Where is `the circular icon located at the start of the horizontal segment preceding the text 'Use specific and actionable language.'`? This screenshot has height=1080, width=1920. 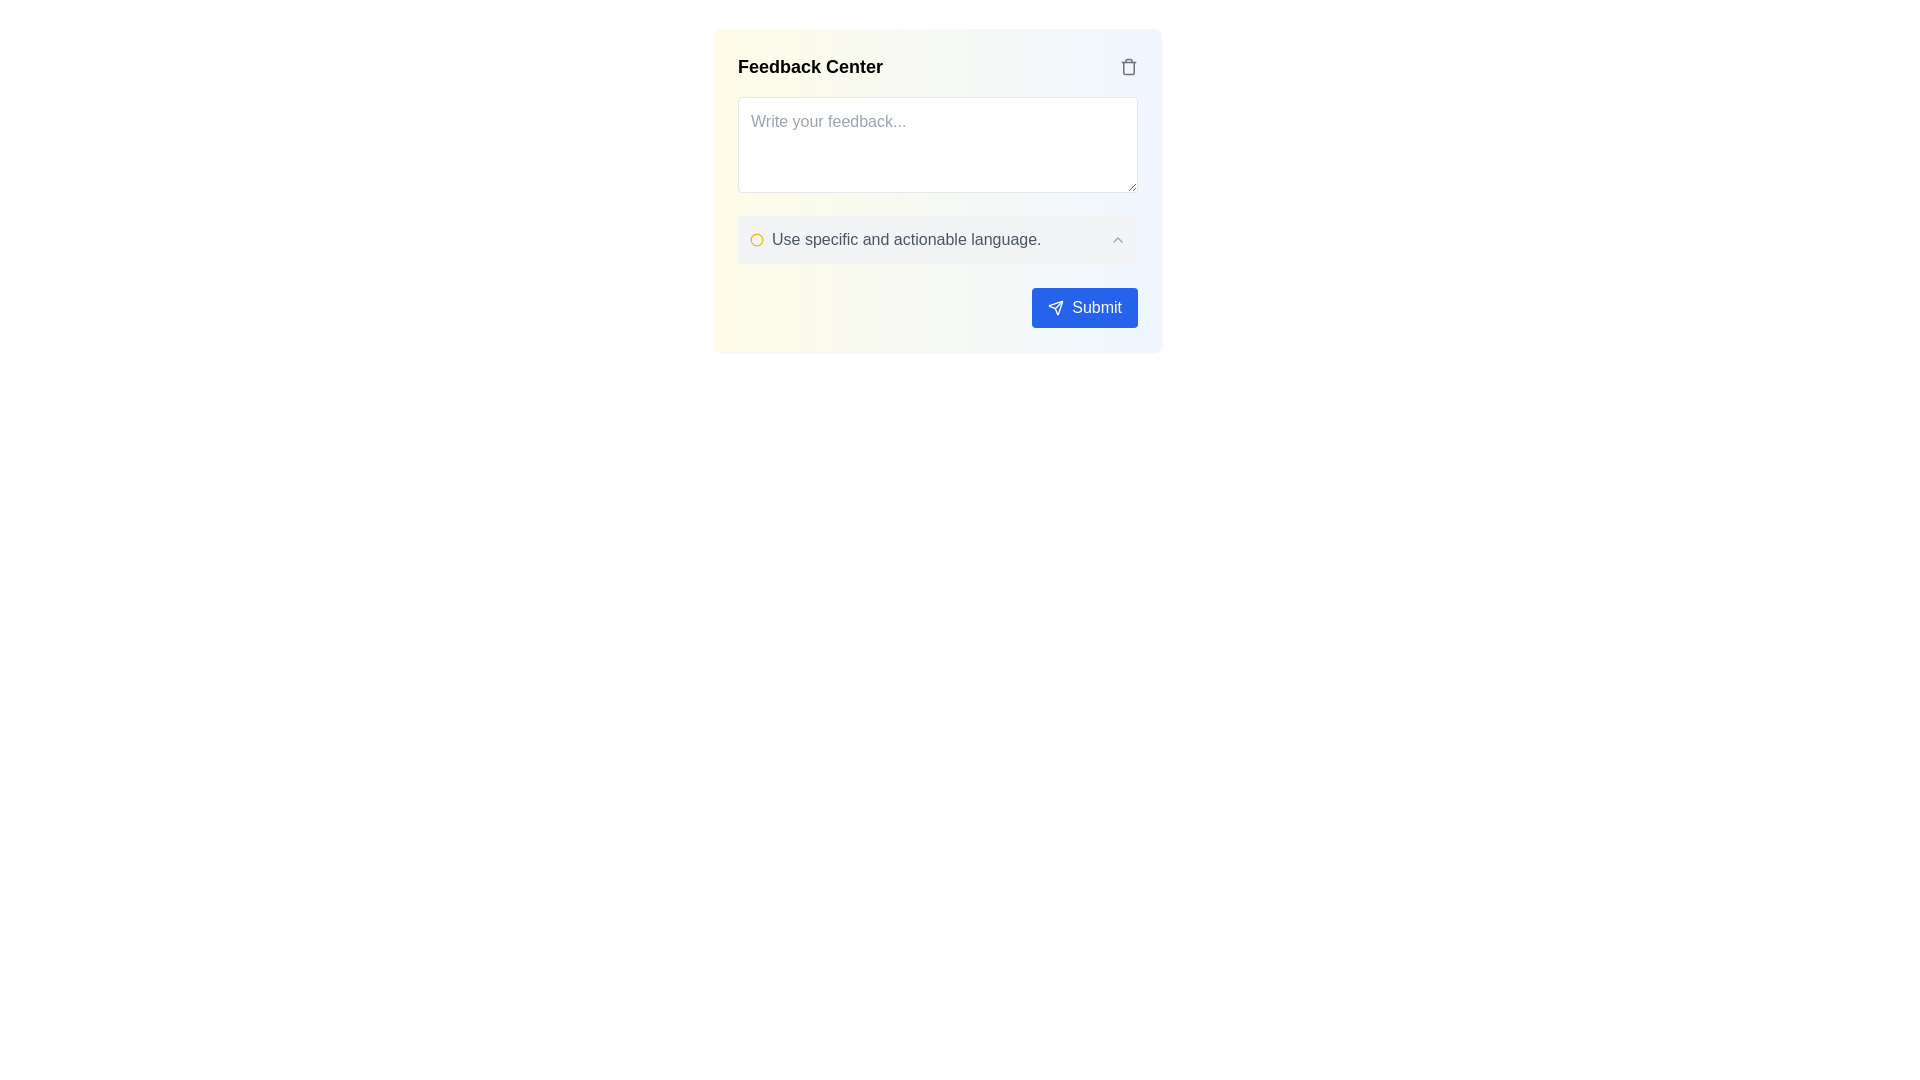 the circular icon located at the start of the horizontal segment preceding the text 'Use specific and actionable language.' is located at coordinates (756, 238).